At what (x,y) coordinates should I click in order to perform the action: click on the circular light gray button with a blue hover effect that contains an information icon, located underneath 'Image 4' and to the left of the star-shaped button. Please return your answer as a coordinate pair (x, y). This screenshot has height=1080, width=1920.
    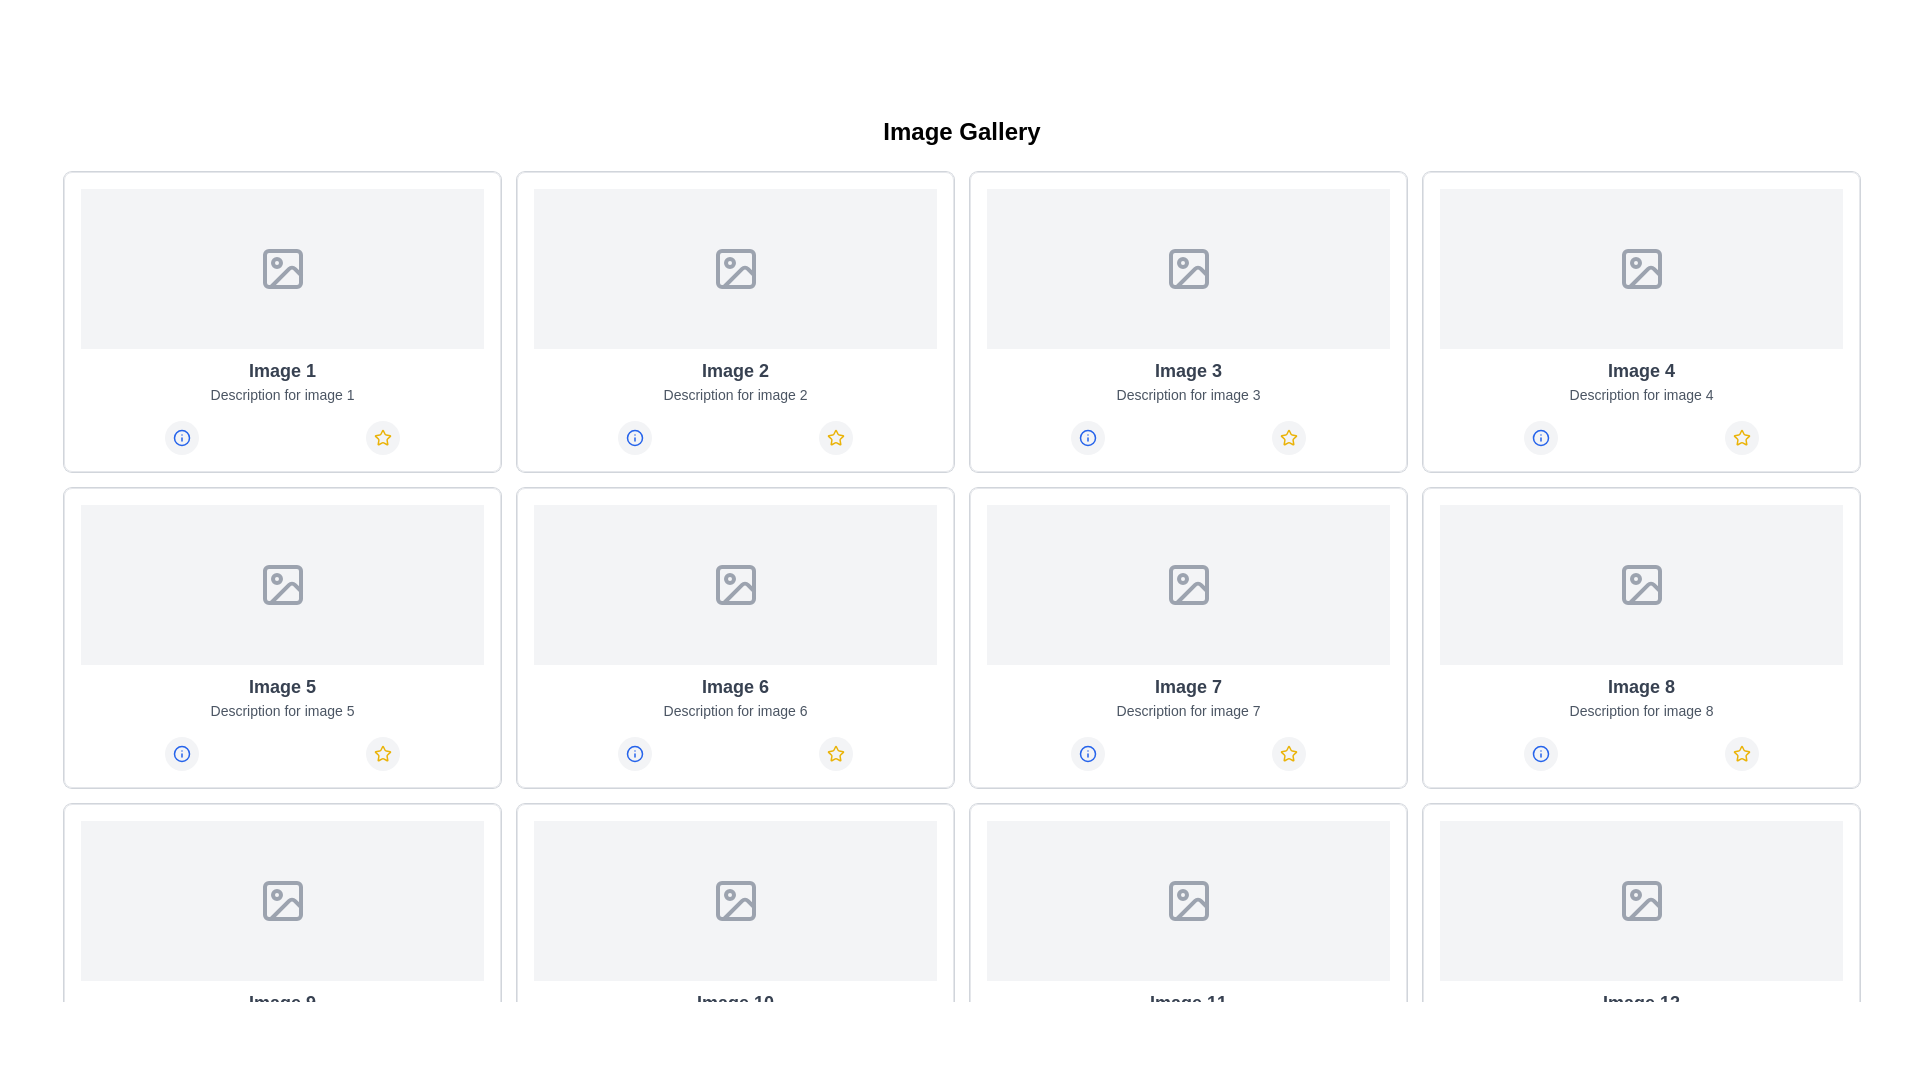
    Looking at the image, I should click on (1539, 437).